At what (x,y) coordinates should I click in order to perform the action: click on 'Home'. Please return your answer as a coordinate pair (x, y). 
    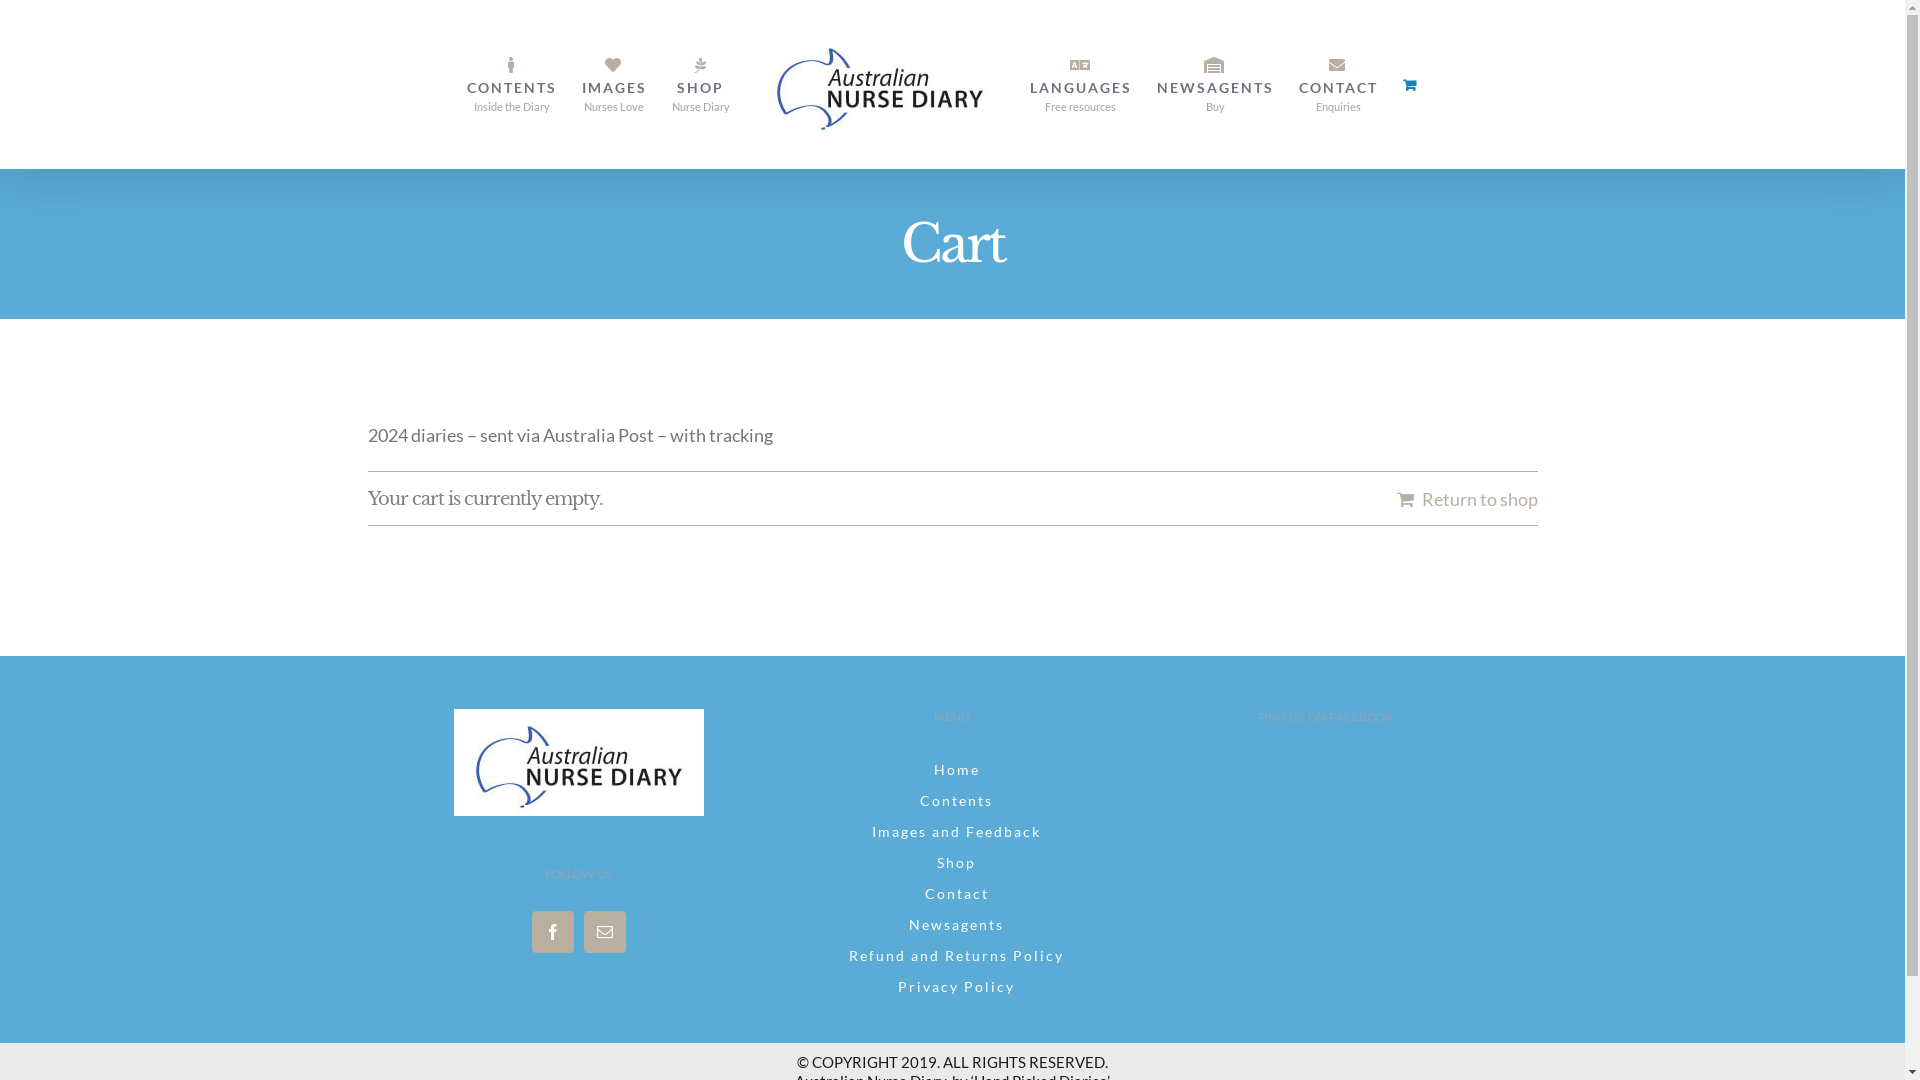
    Looking at the image, I should click on (950, 768).